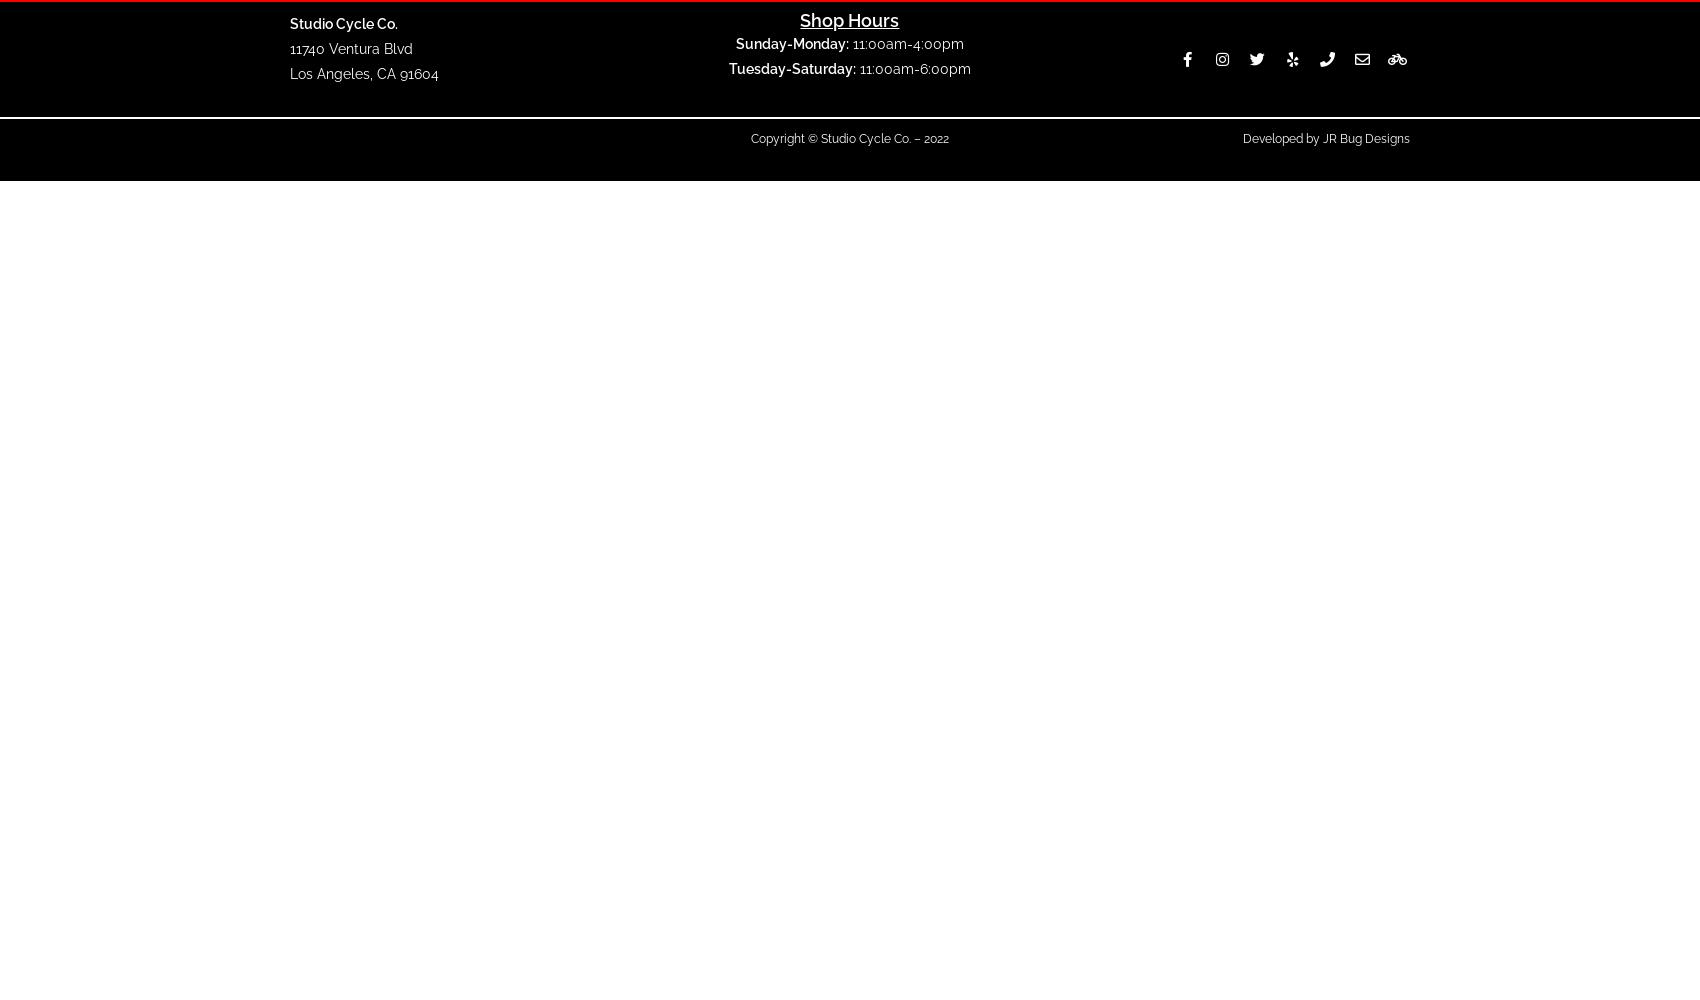 This screenshot has width=1700, height=1000. What do you see at coordinates (905, 43) in the screenshot?
I see `'11:00am-4:00pm'` at bounding box center [905, 43].